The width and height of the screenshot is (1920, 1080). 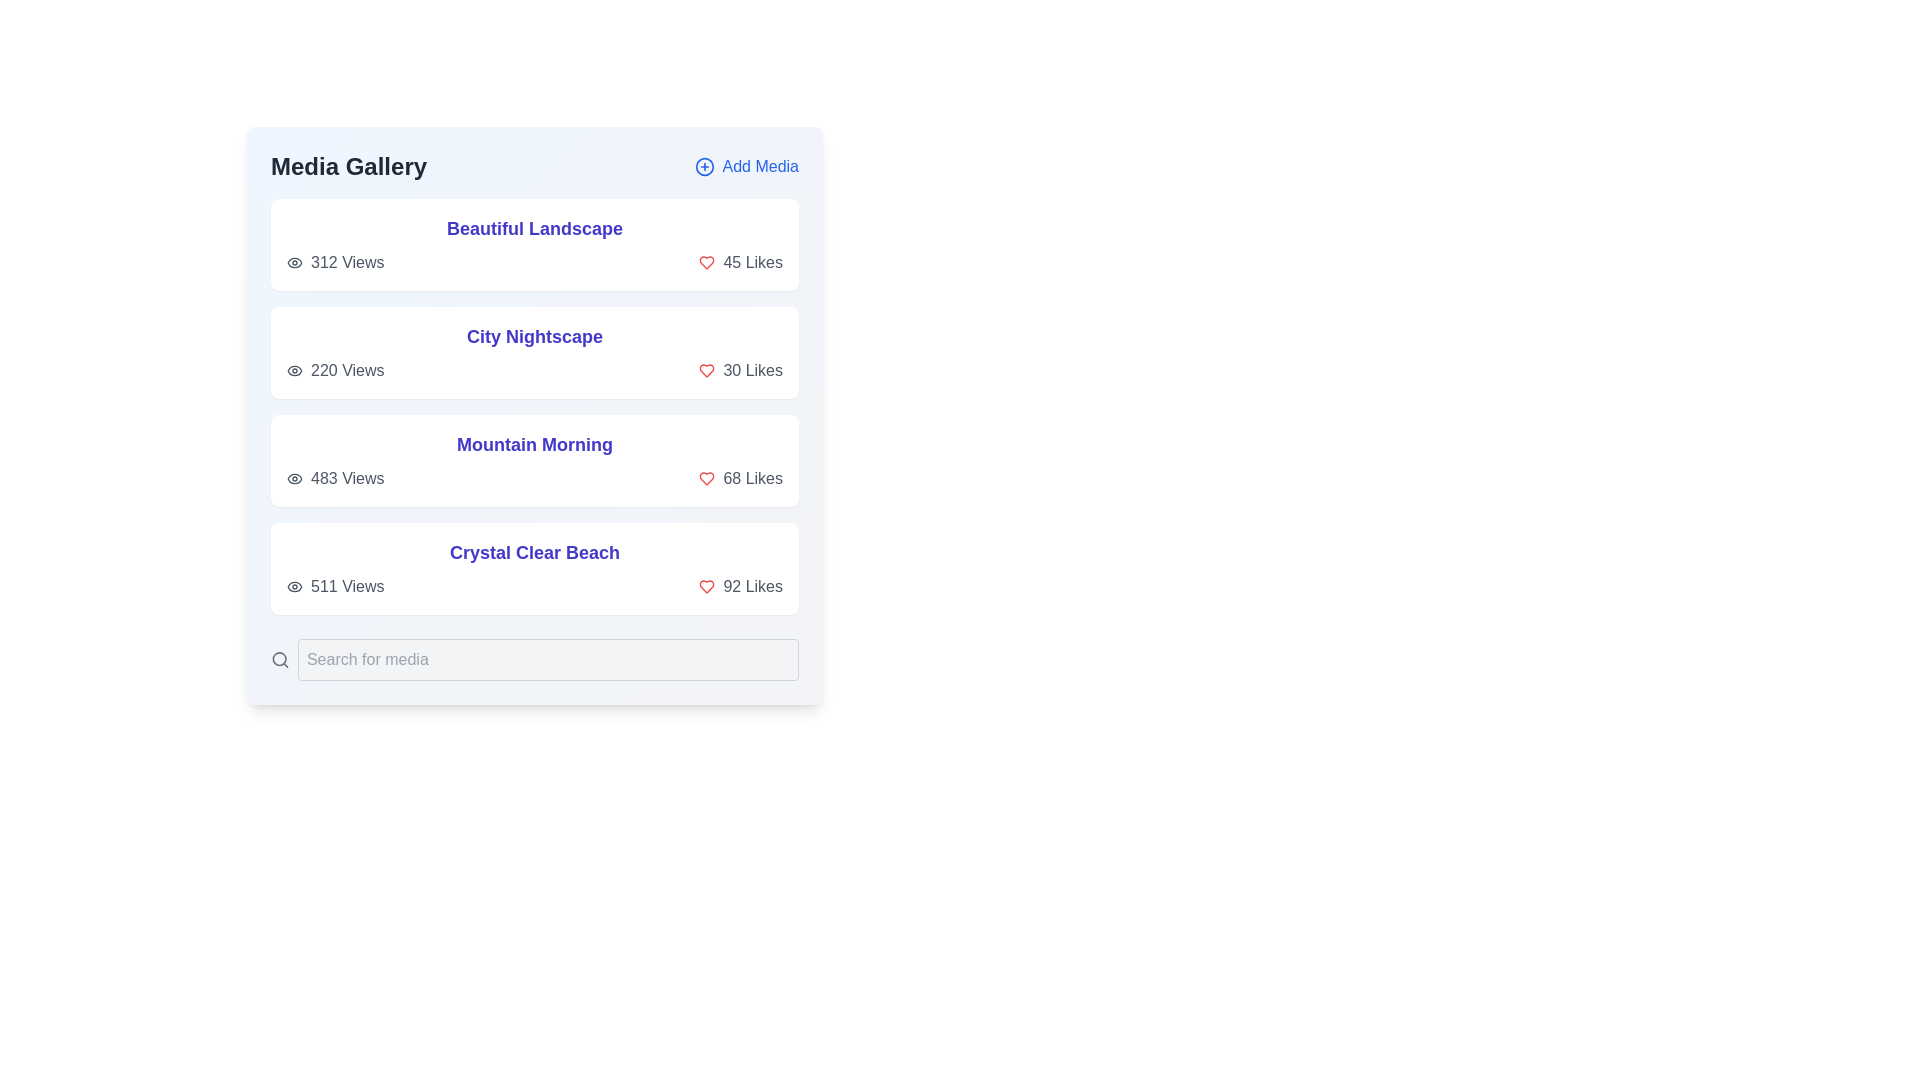 I want to click on the title of the media item Beautiful Landscape, so click(x=534, y=227).